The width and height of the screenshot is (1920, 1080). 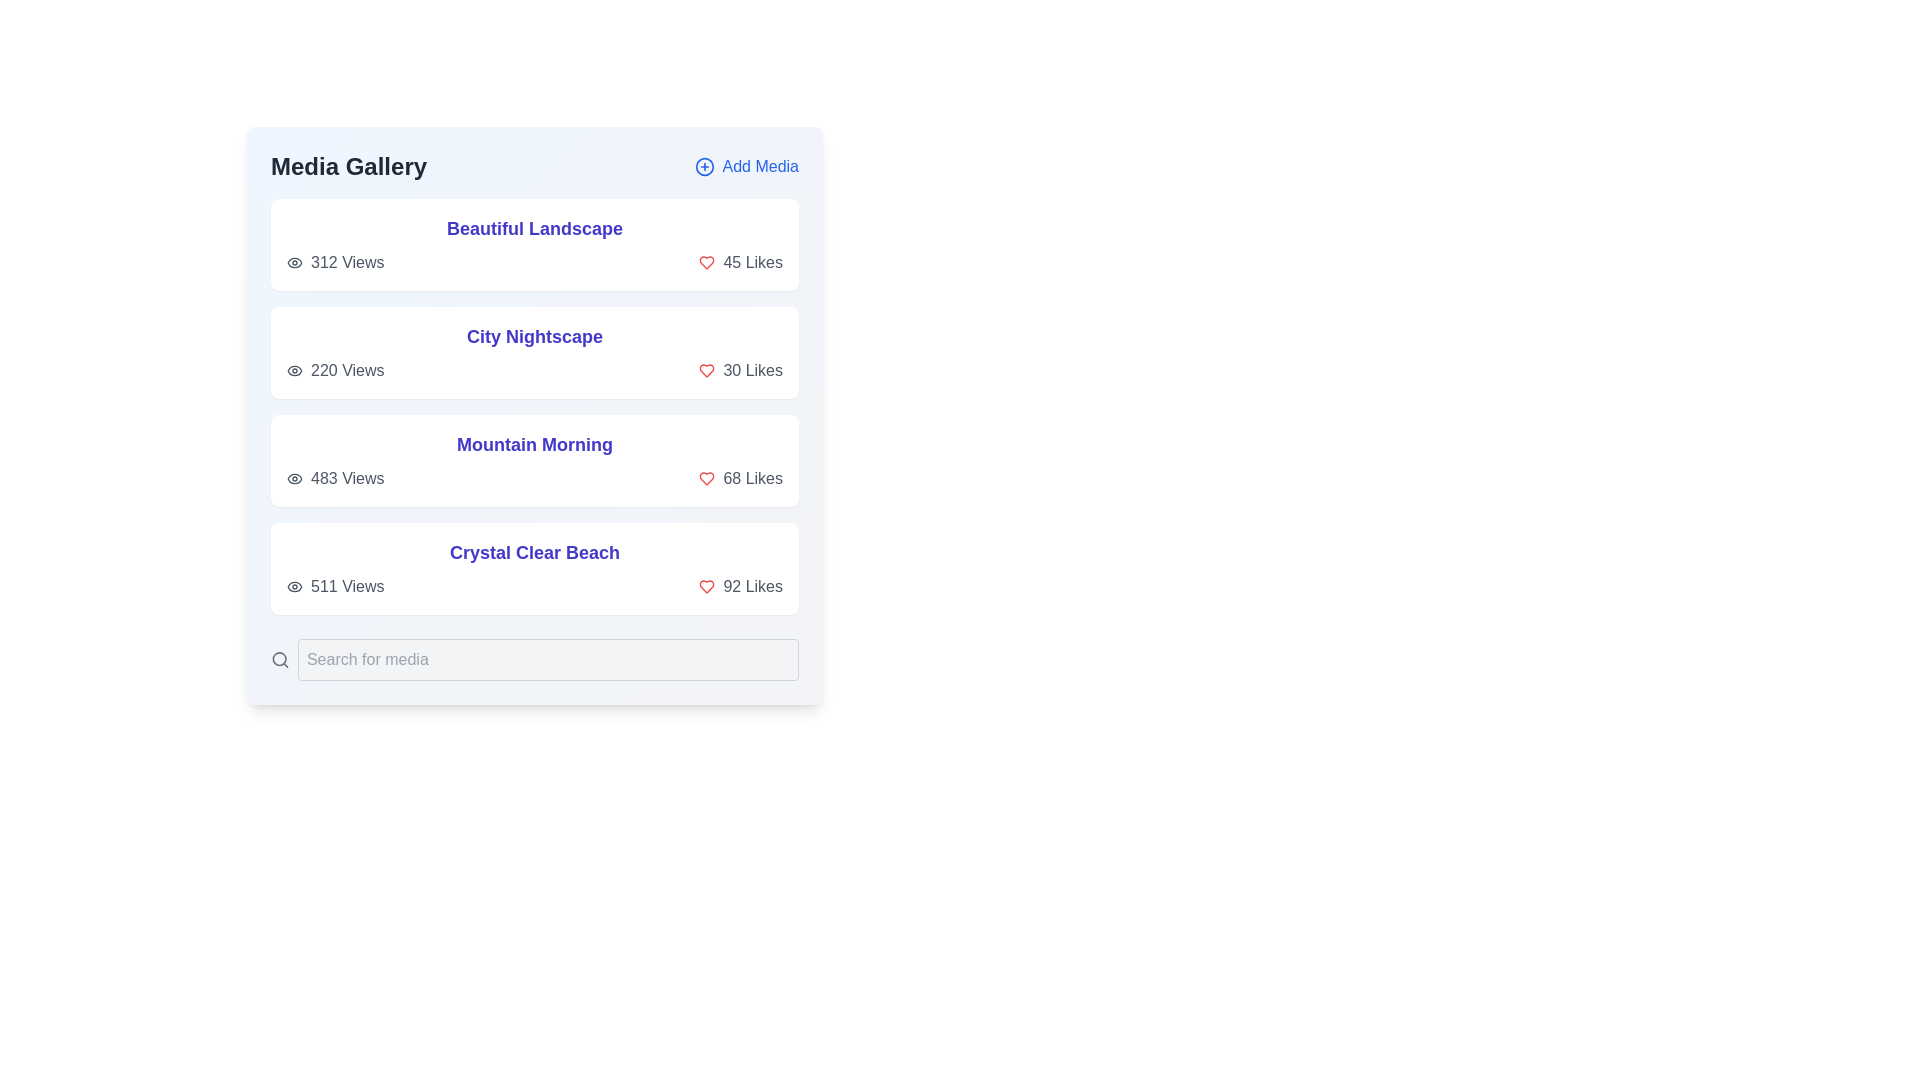 I want to click on the title of the media item Beautiful Landscape, so click(x=534, y=227).